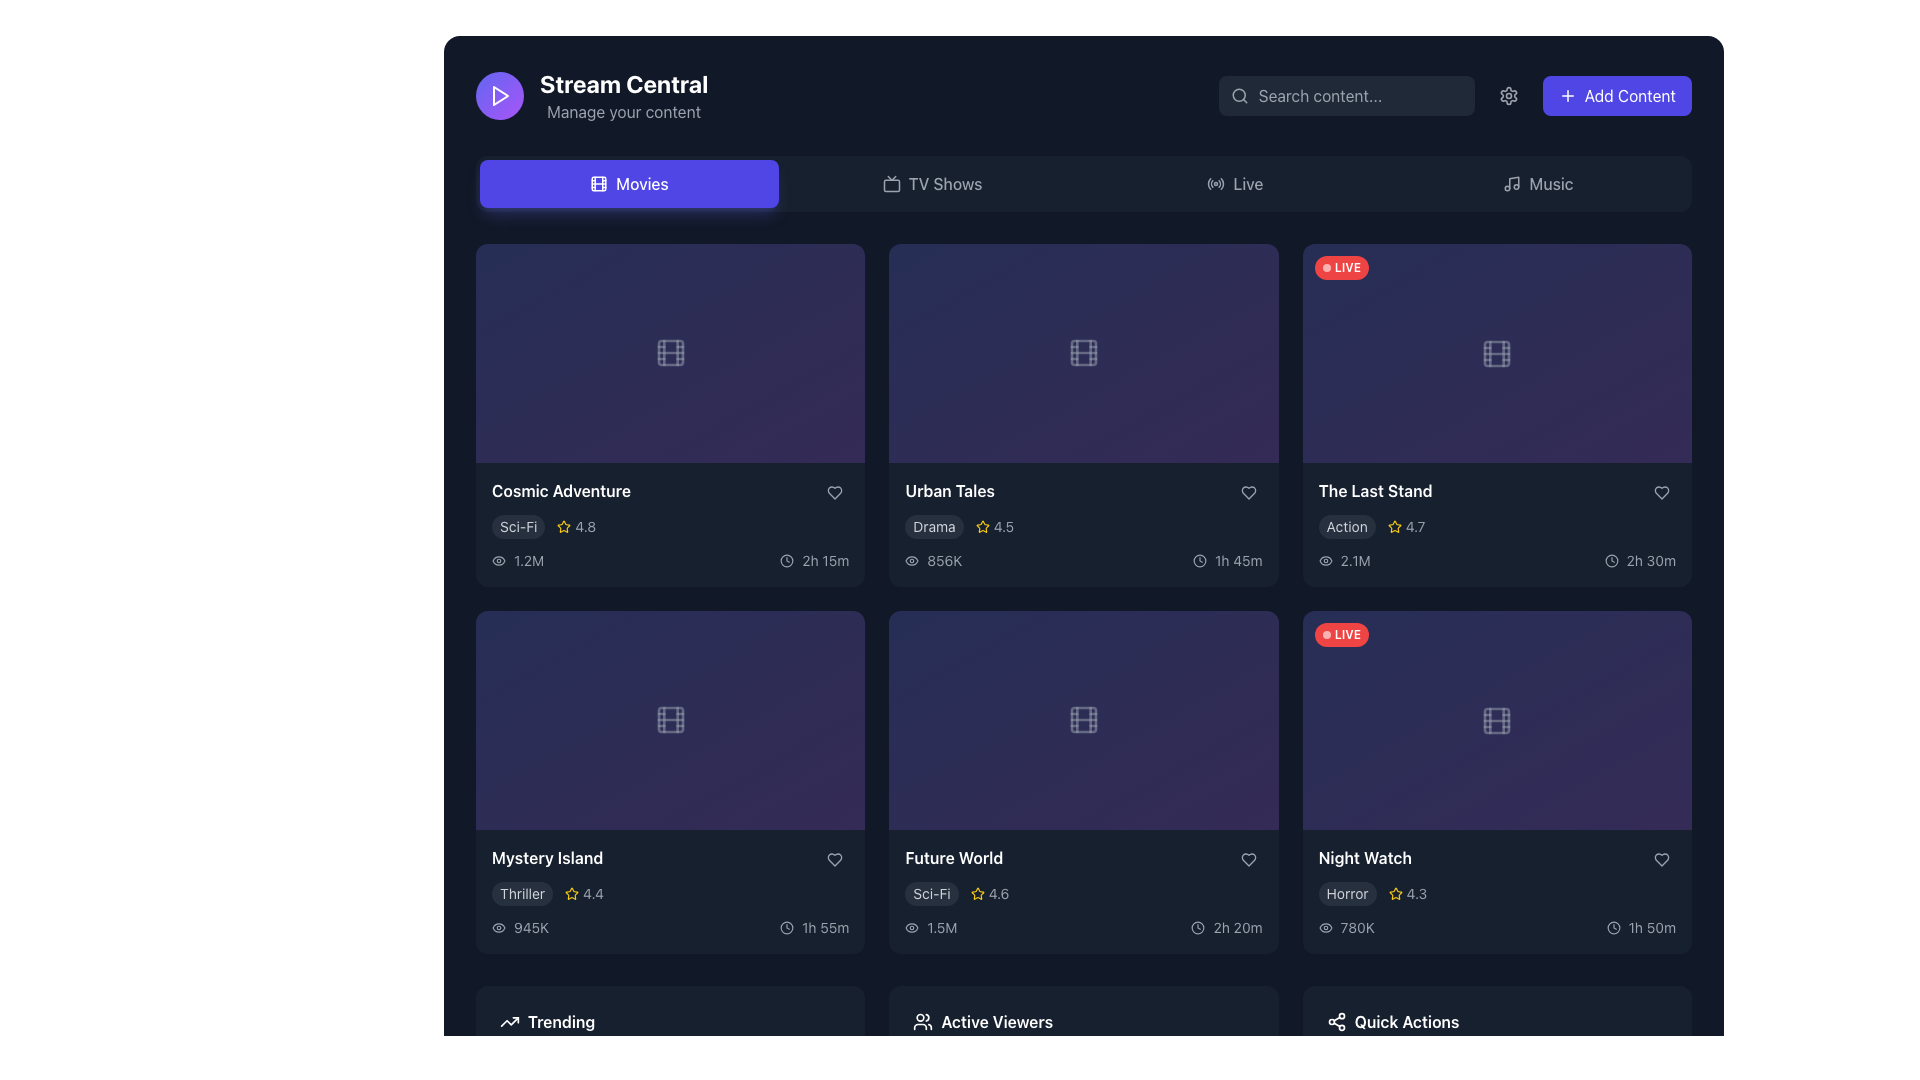 The image size is (1920, 1080). Describe the element at coordinates (571, 893) in the screenshot. I see `the star icon that signifies the user rating of 4.4 for the content labeled 'Mystery Island'` at that location.